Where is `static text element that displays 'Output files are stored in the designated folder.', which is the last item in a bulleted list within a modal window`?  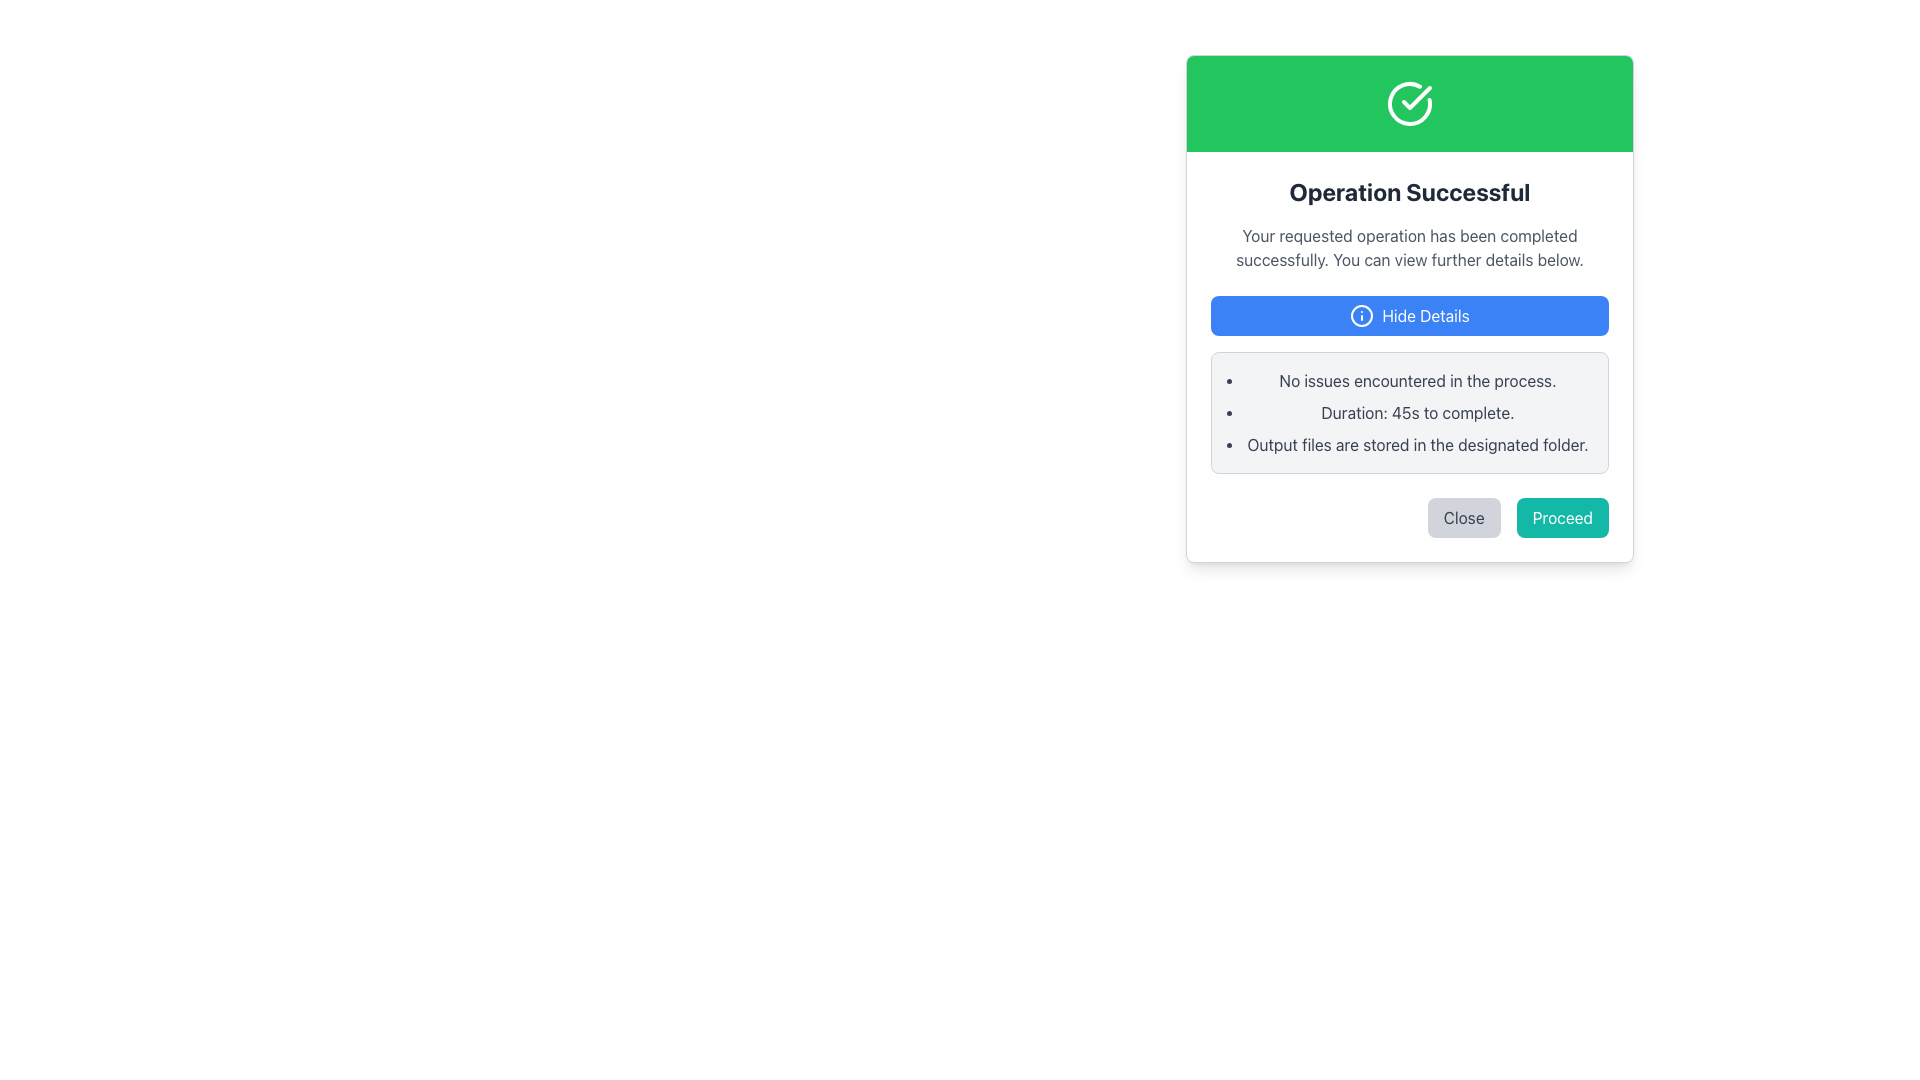 static text element that displays 'Output files are stored in the designated folder.', which is the last item in a bulleted list within a modal window is located at coordinates (1416, 443).